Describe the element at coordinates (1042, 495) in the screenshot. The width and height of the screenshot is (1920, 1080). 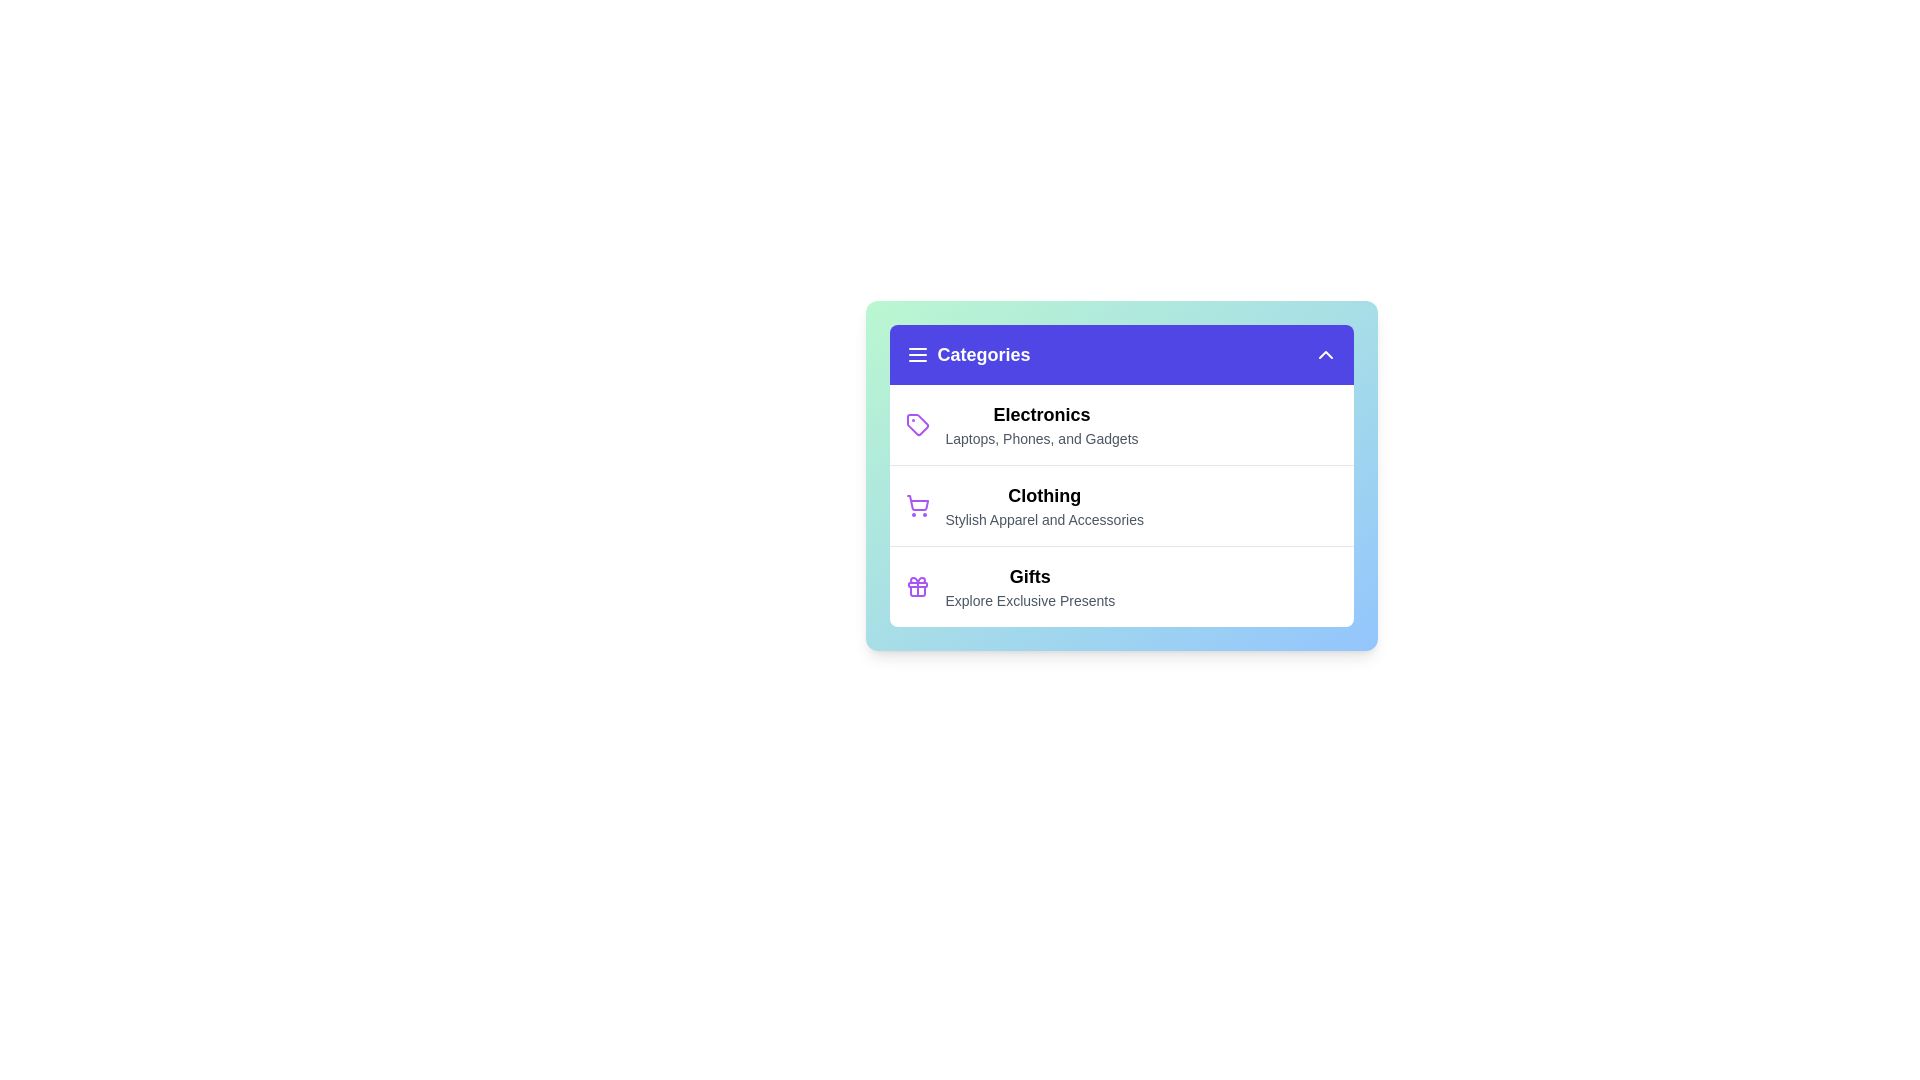
I see `the category Clothing by interacting with its title or description` at that location.